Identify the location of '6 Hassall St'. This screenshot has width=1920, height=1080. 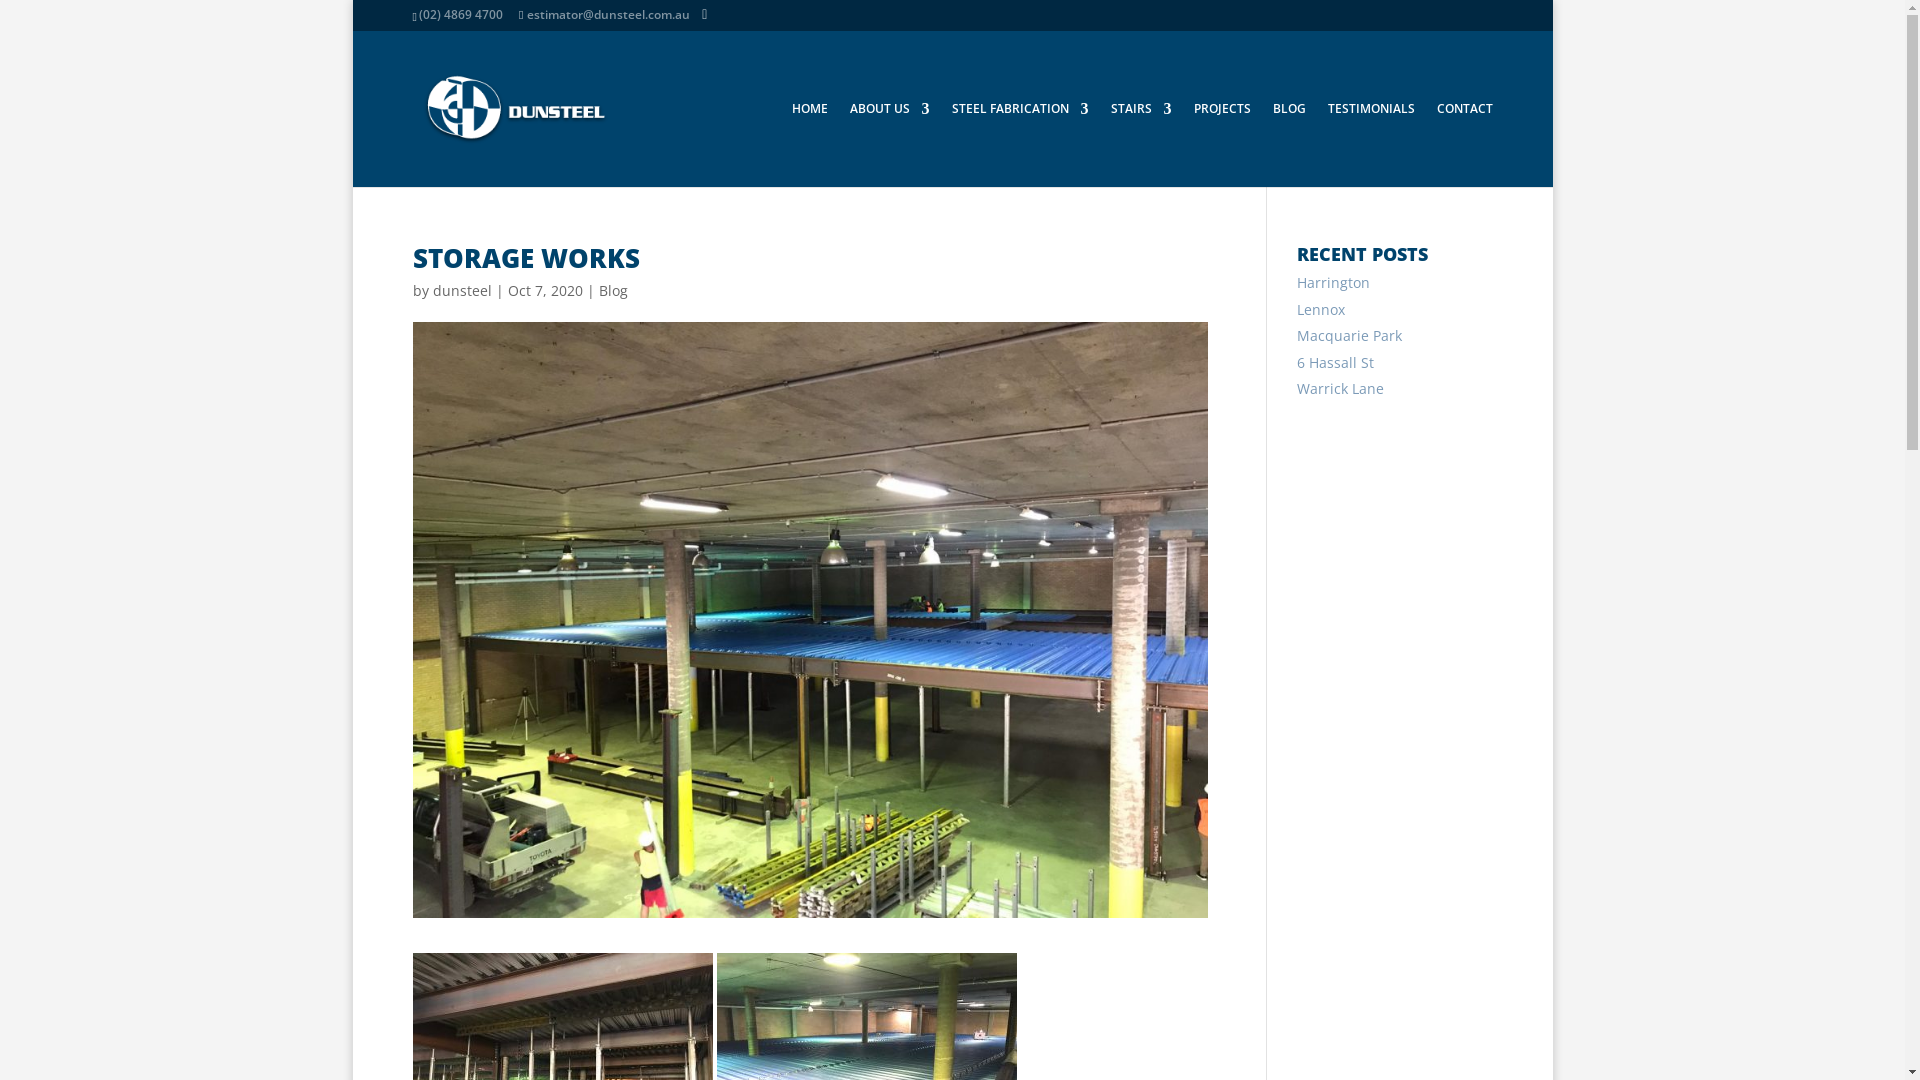
(1335, 362).